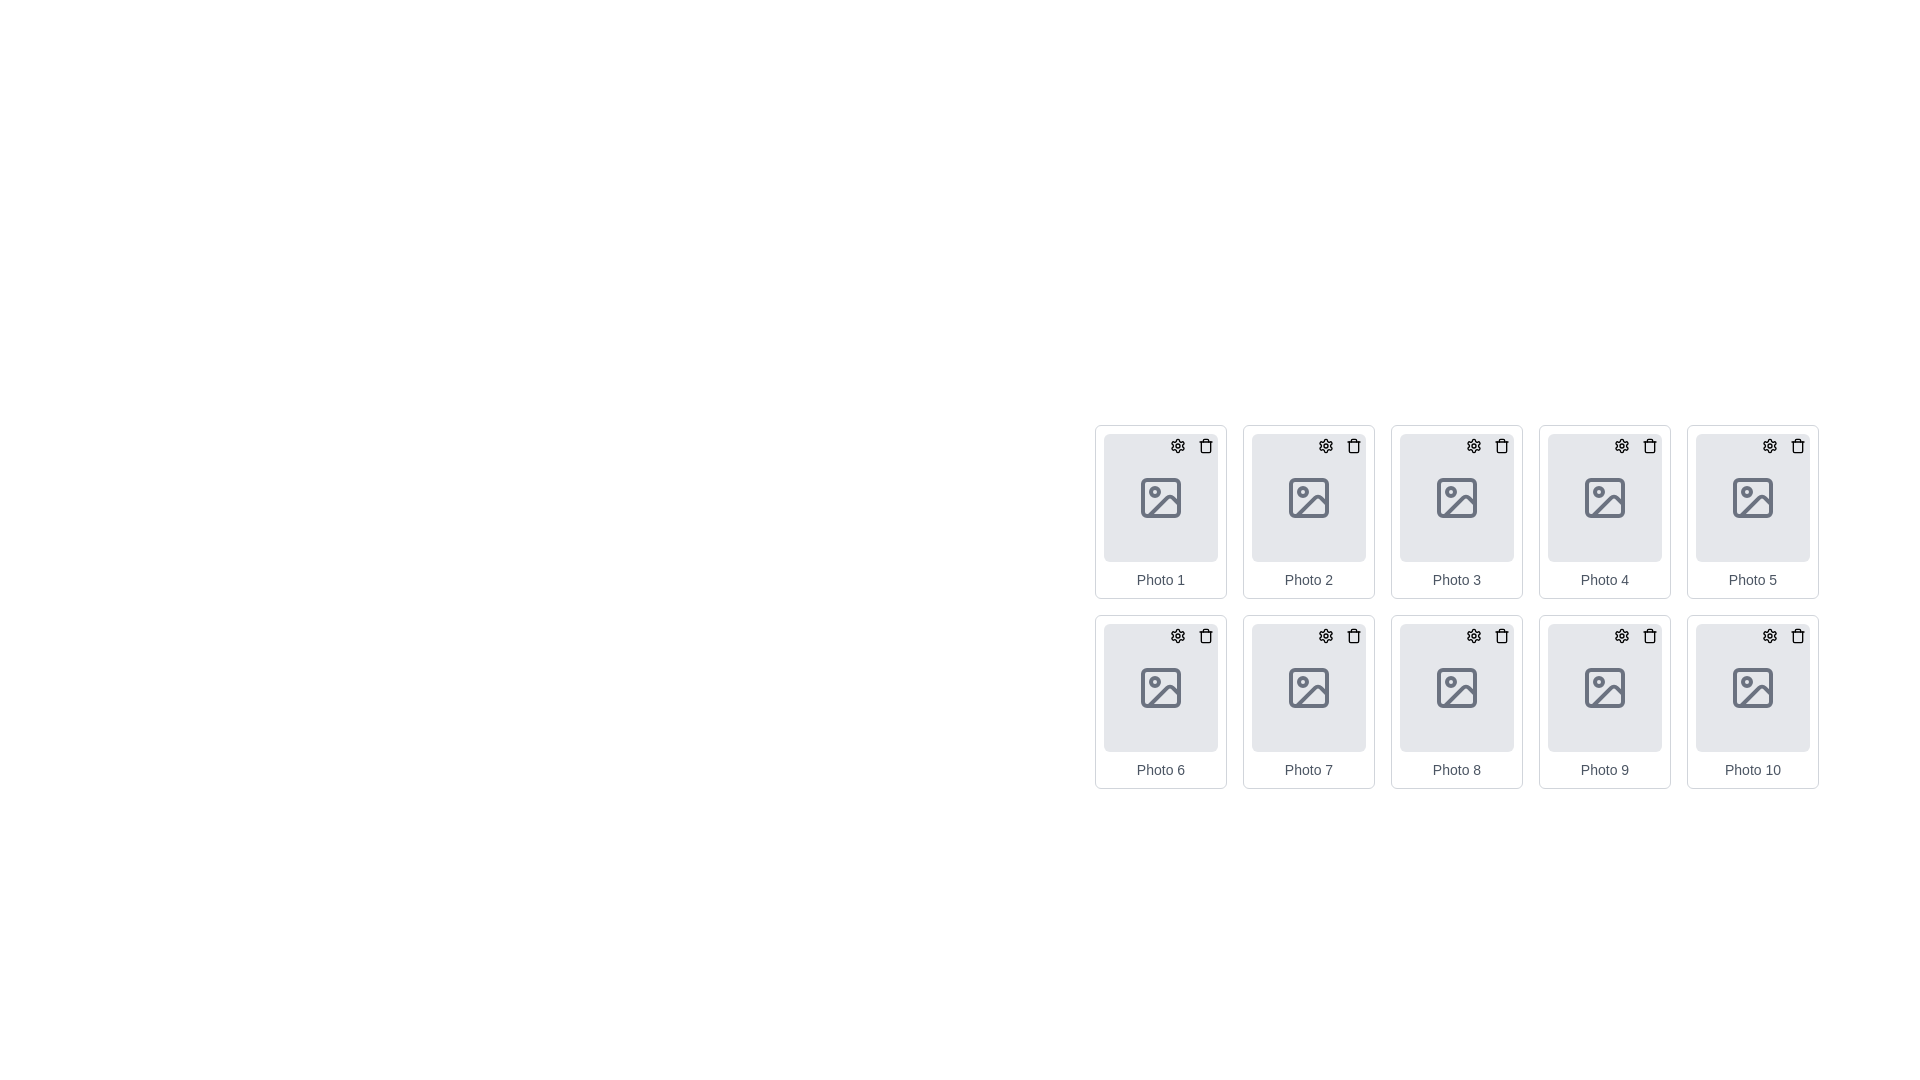 This screenshot has width=1920, height=1080. I want to click on label text located at the bottom center of the top-left card in the grid layout, which serves as a descriptor for the associated image placeholder above it, so click(1161, 579).